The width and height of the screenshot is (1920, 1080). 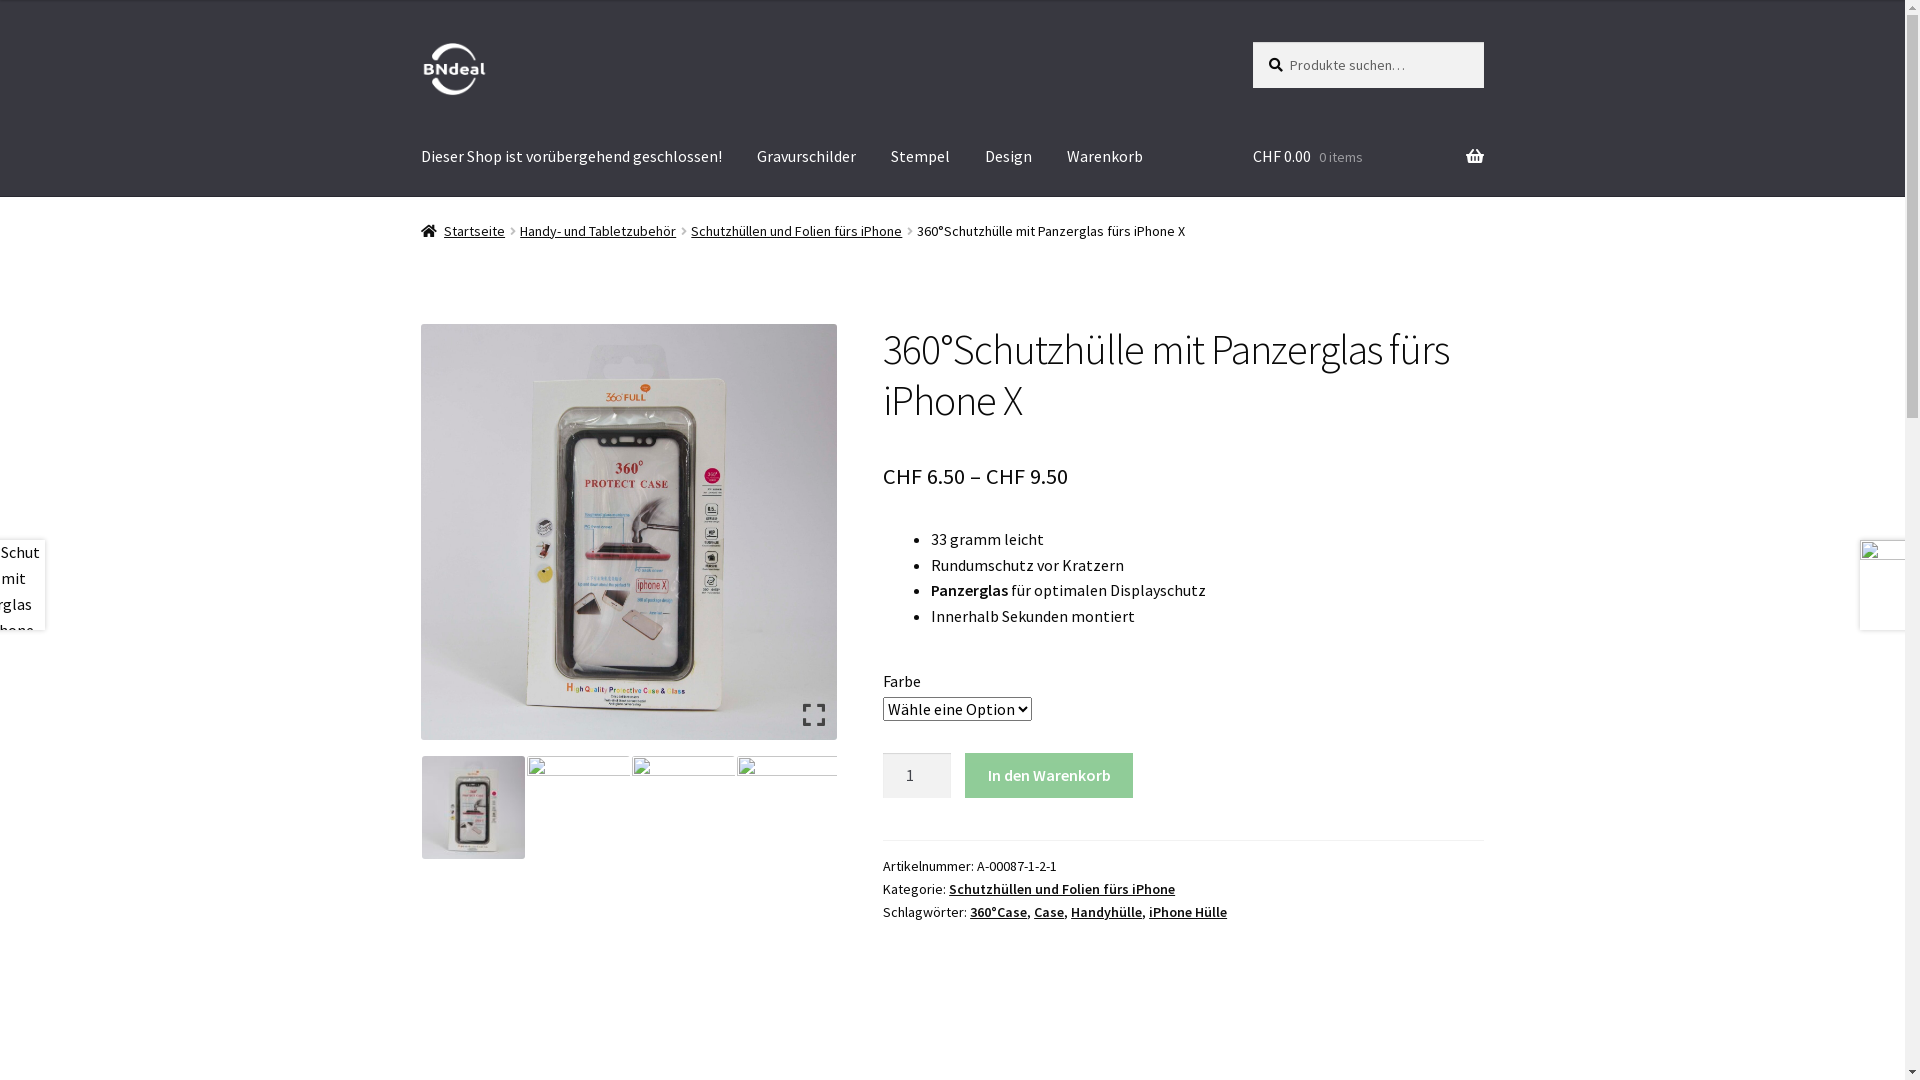 What do you see at coordinates (1008, 156) in the screenshot?
I see `'Design'` at bounding box center [1008, 156].